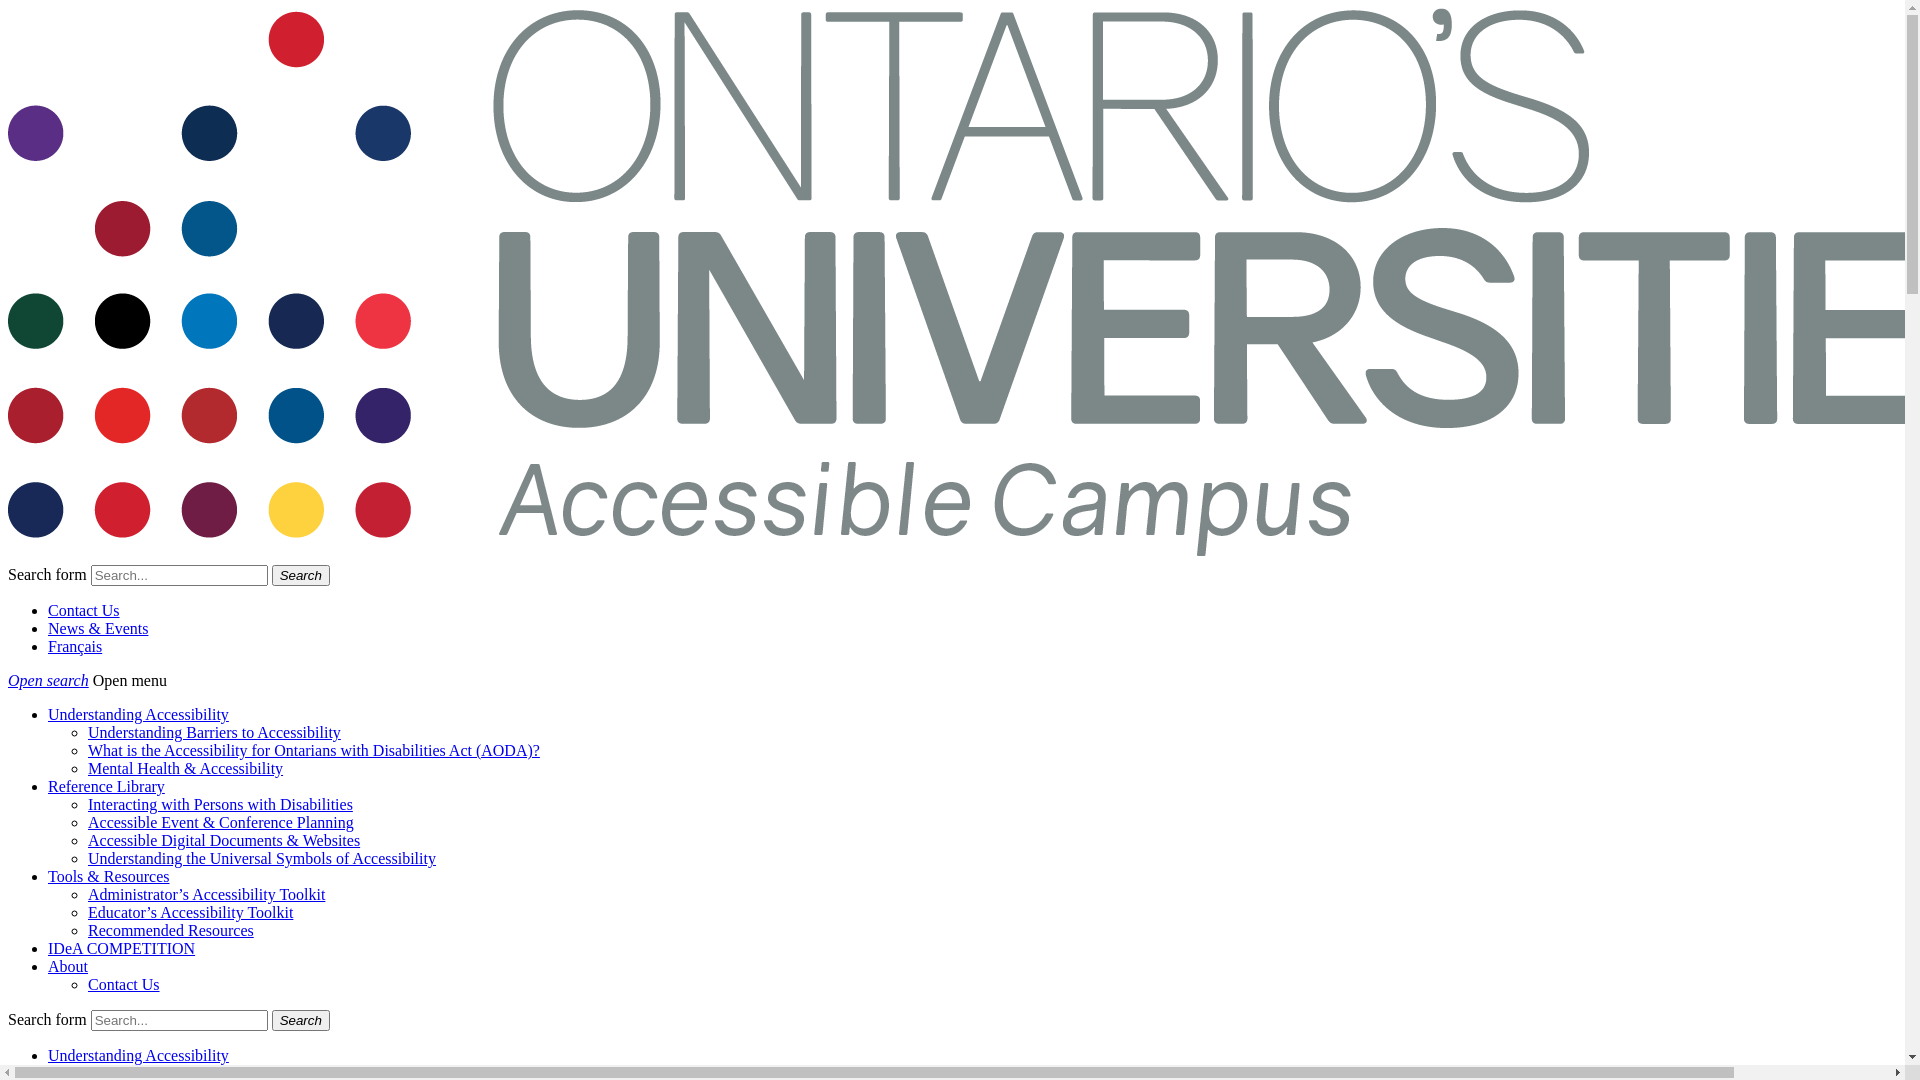  What do you see at coordinates (171, 930) in the screenshot?
I see `'Recommended Resources'` at bounding box center [171, 930].